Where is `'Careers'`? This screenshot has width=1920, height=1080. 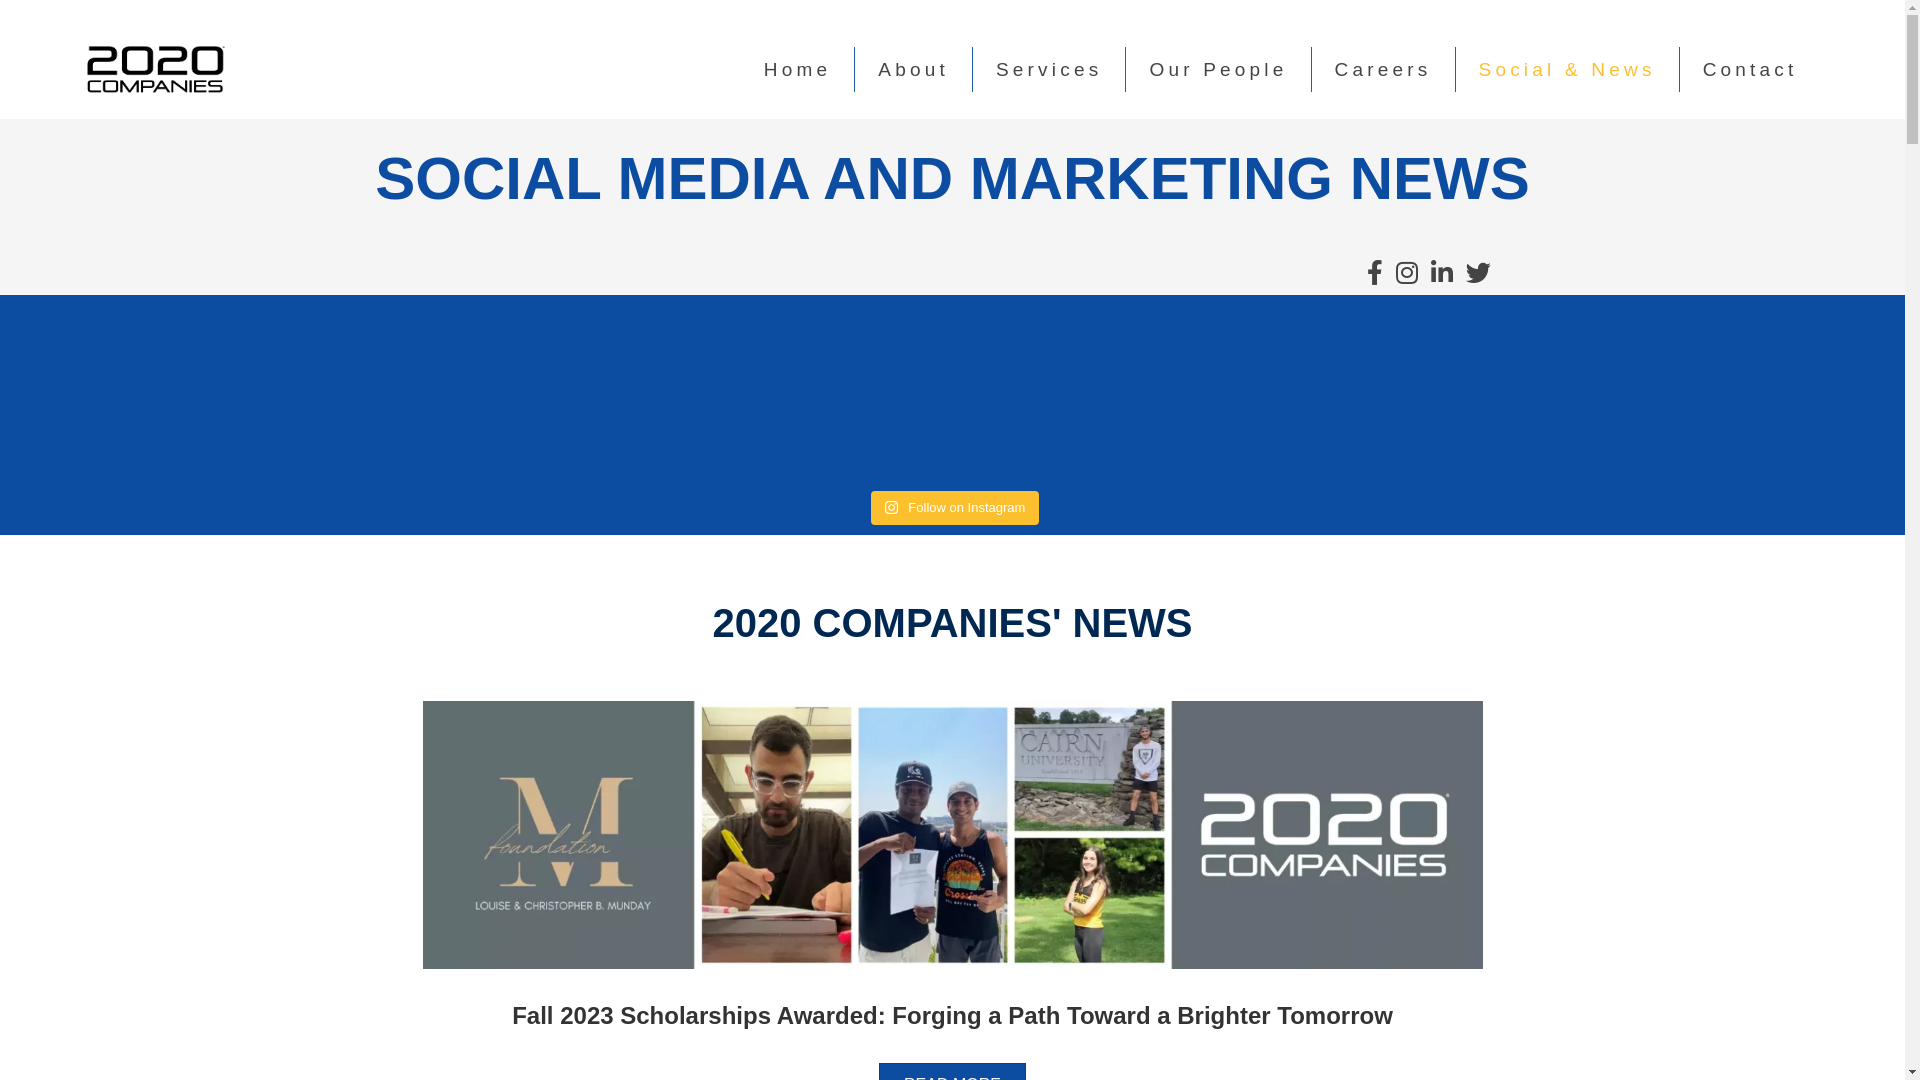
'Careers' is located at coordinates (1382, 68).